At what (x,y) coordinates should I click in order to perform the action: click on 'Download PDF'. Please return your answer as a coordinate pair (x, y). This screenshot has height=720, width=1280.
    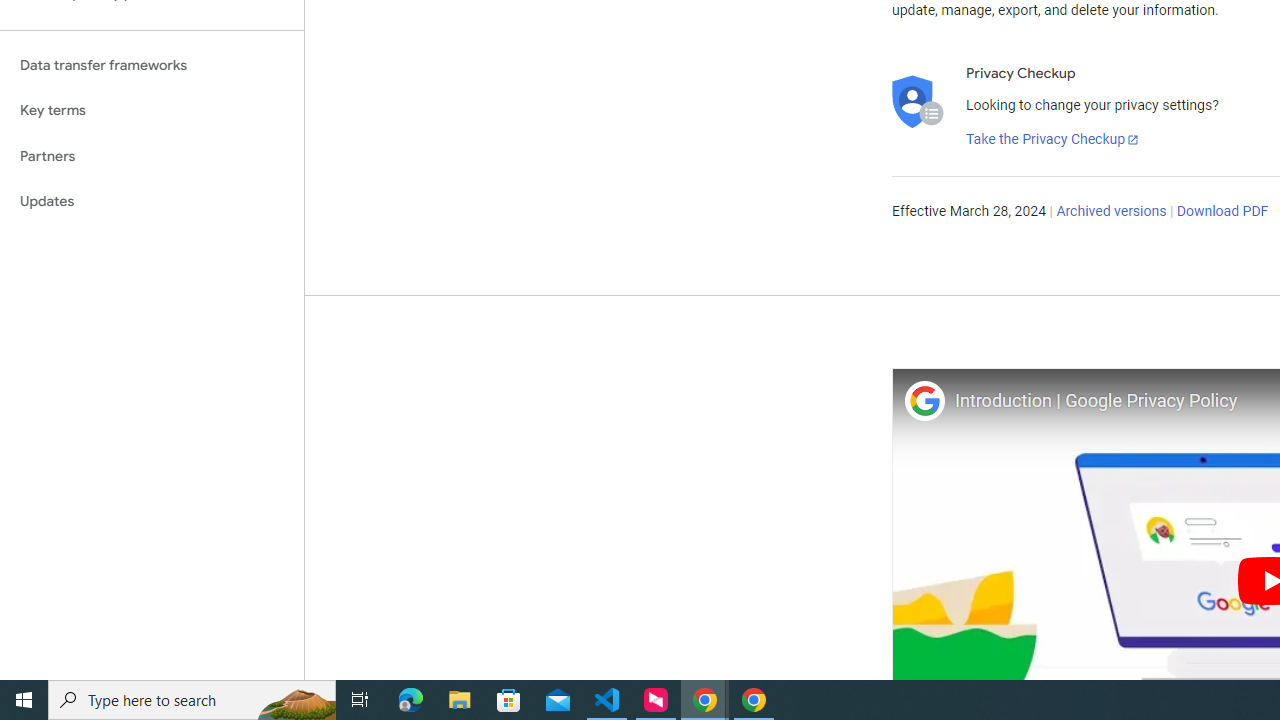
    Looking at the image, I should click on (1221, 212).